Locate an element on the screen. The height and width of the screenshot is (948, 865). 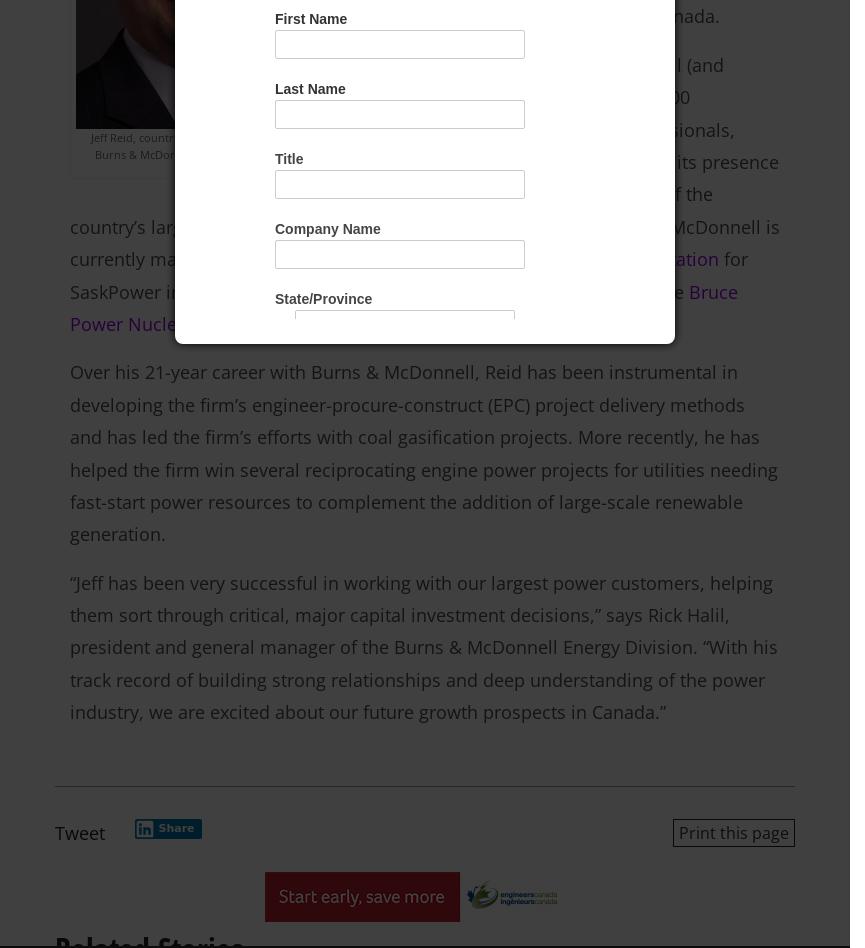
'Ontario' is located at coordinates (315, 322).